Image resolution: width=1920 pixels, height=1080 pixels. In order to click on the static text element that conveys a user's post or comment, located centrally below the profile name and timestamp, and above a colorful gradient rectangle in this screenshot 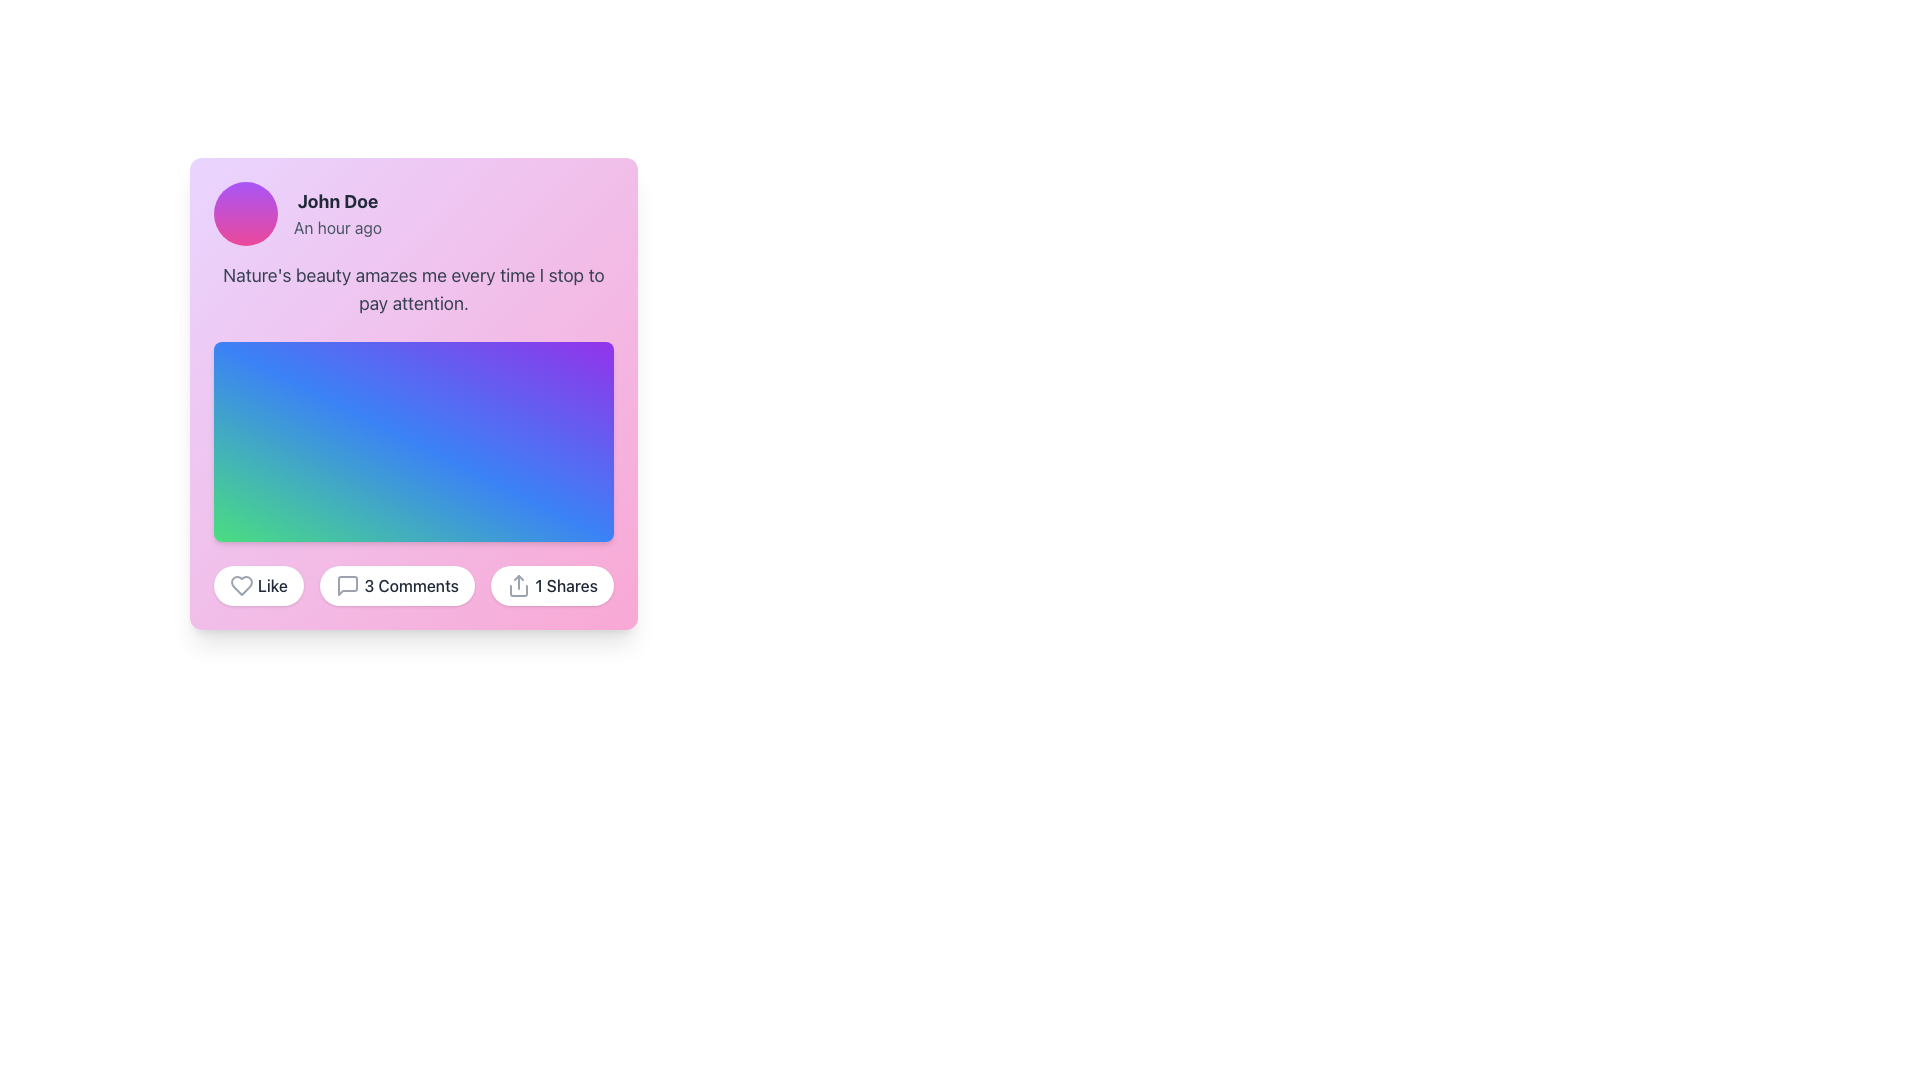, I will do `click(412, 289)`.